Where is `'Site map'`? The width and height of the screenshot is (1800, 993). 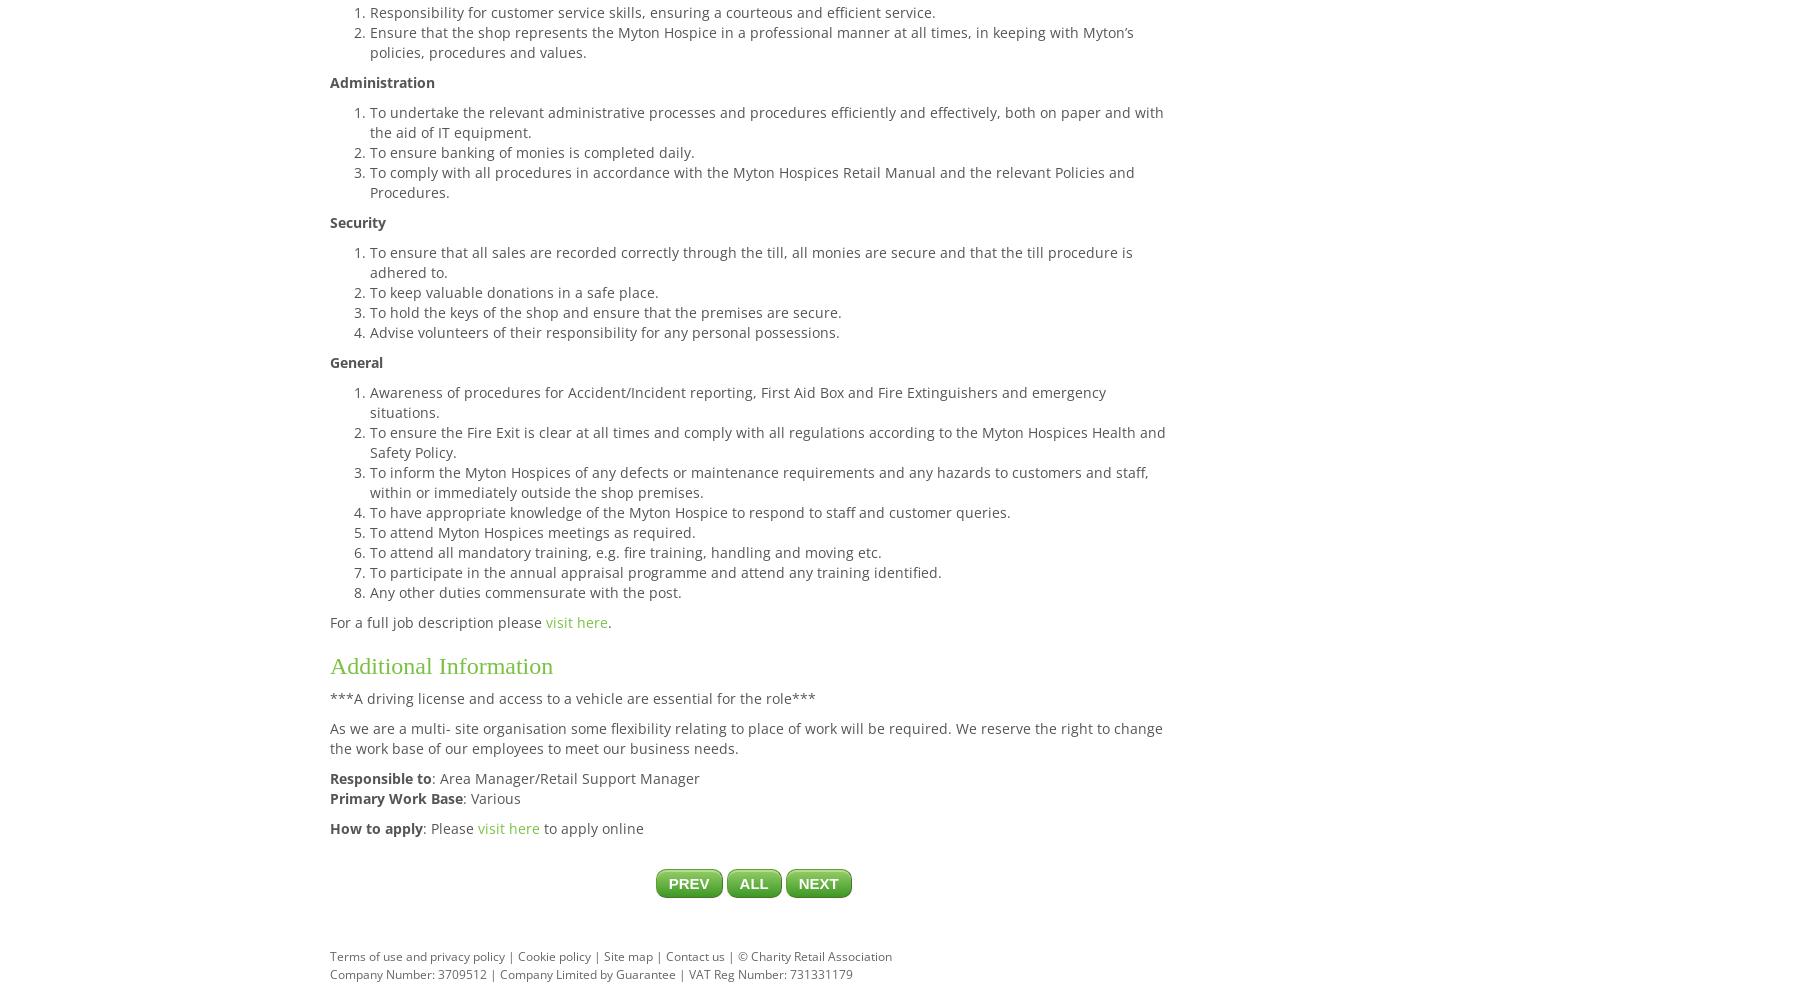 'Site map' is located at coordinates (628, 956).